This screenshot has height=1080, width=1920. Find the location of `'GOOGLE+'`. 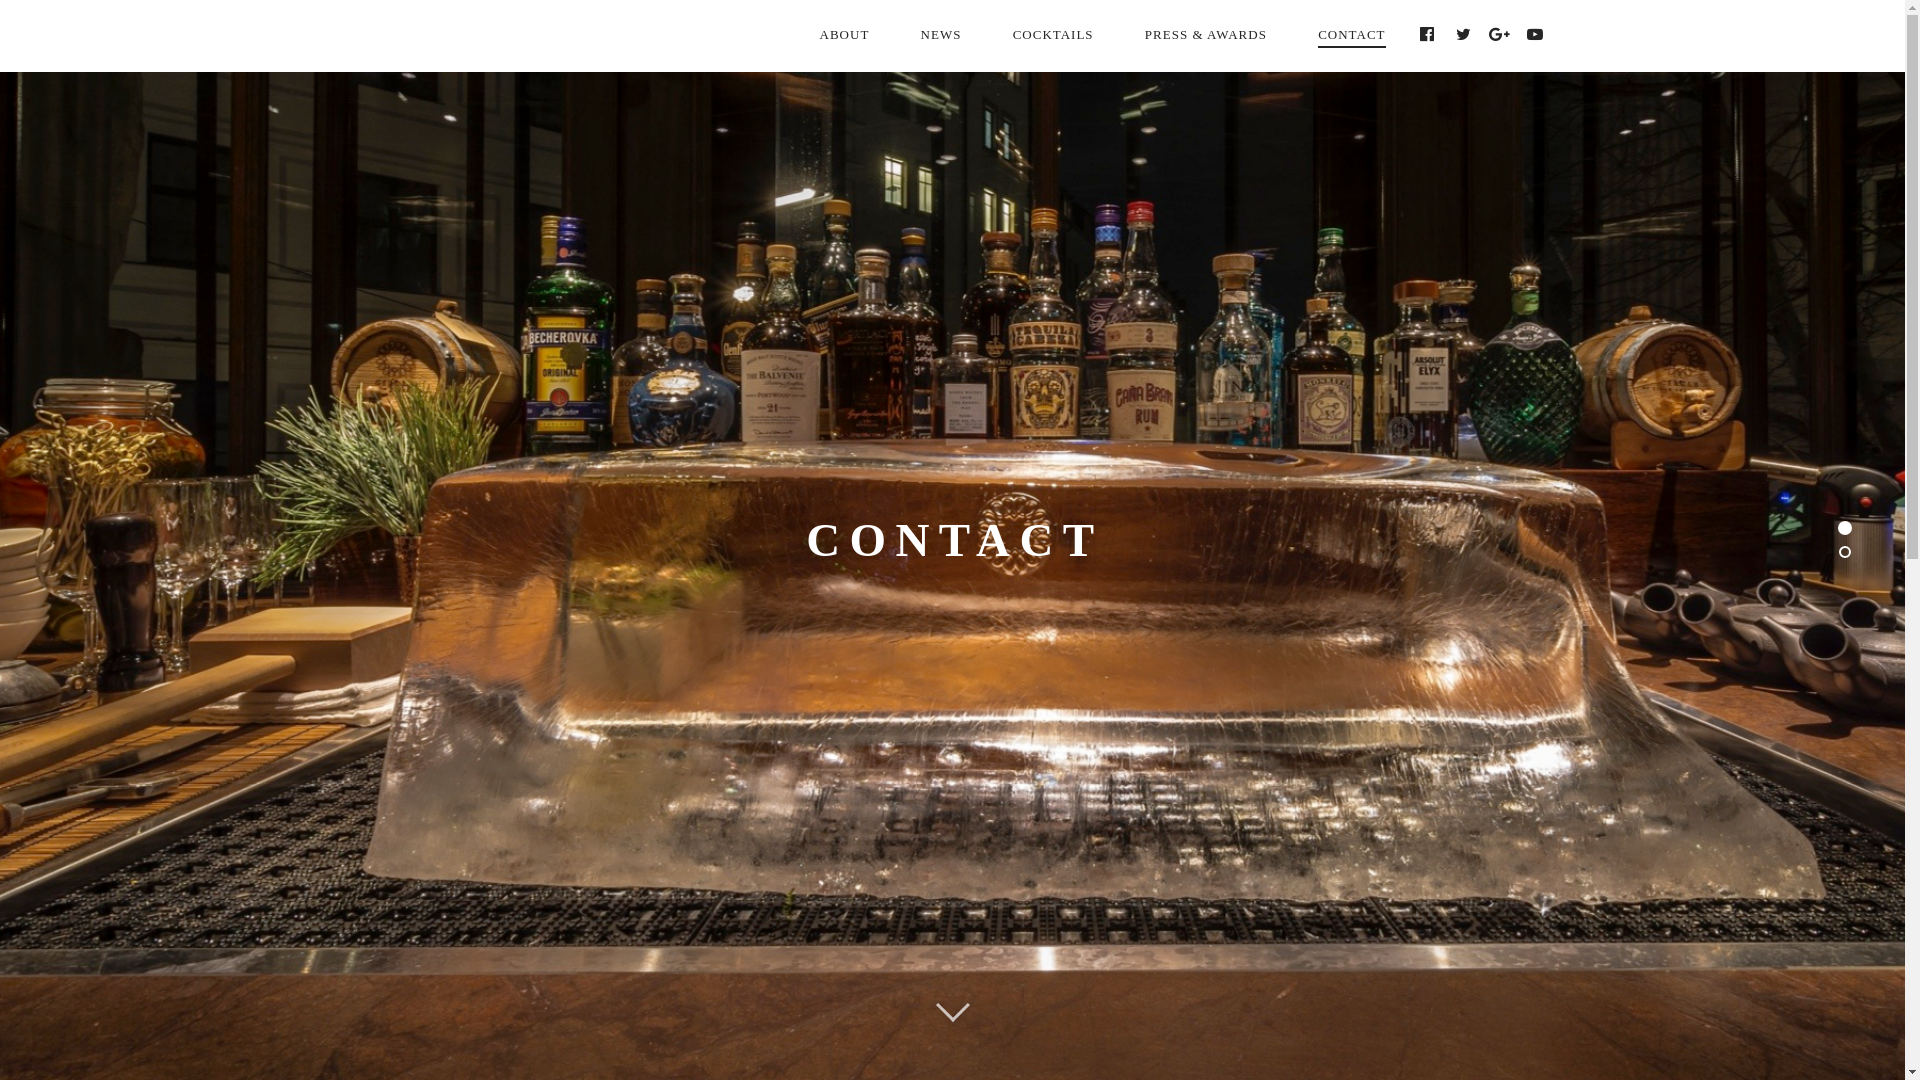

'GOOGLE+' is located at coordinates (1499, 34).